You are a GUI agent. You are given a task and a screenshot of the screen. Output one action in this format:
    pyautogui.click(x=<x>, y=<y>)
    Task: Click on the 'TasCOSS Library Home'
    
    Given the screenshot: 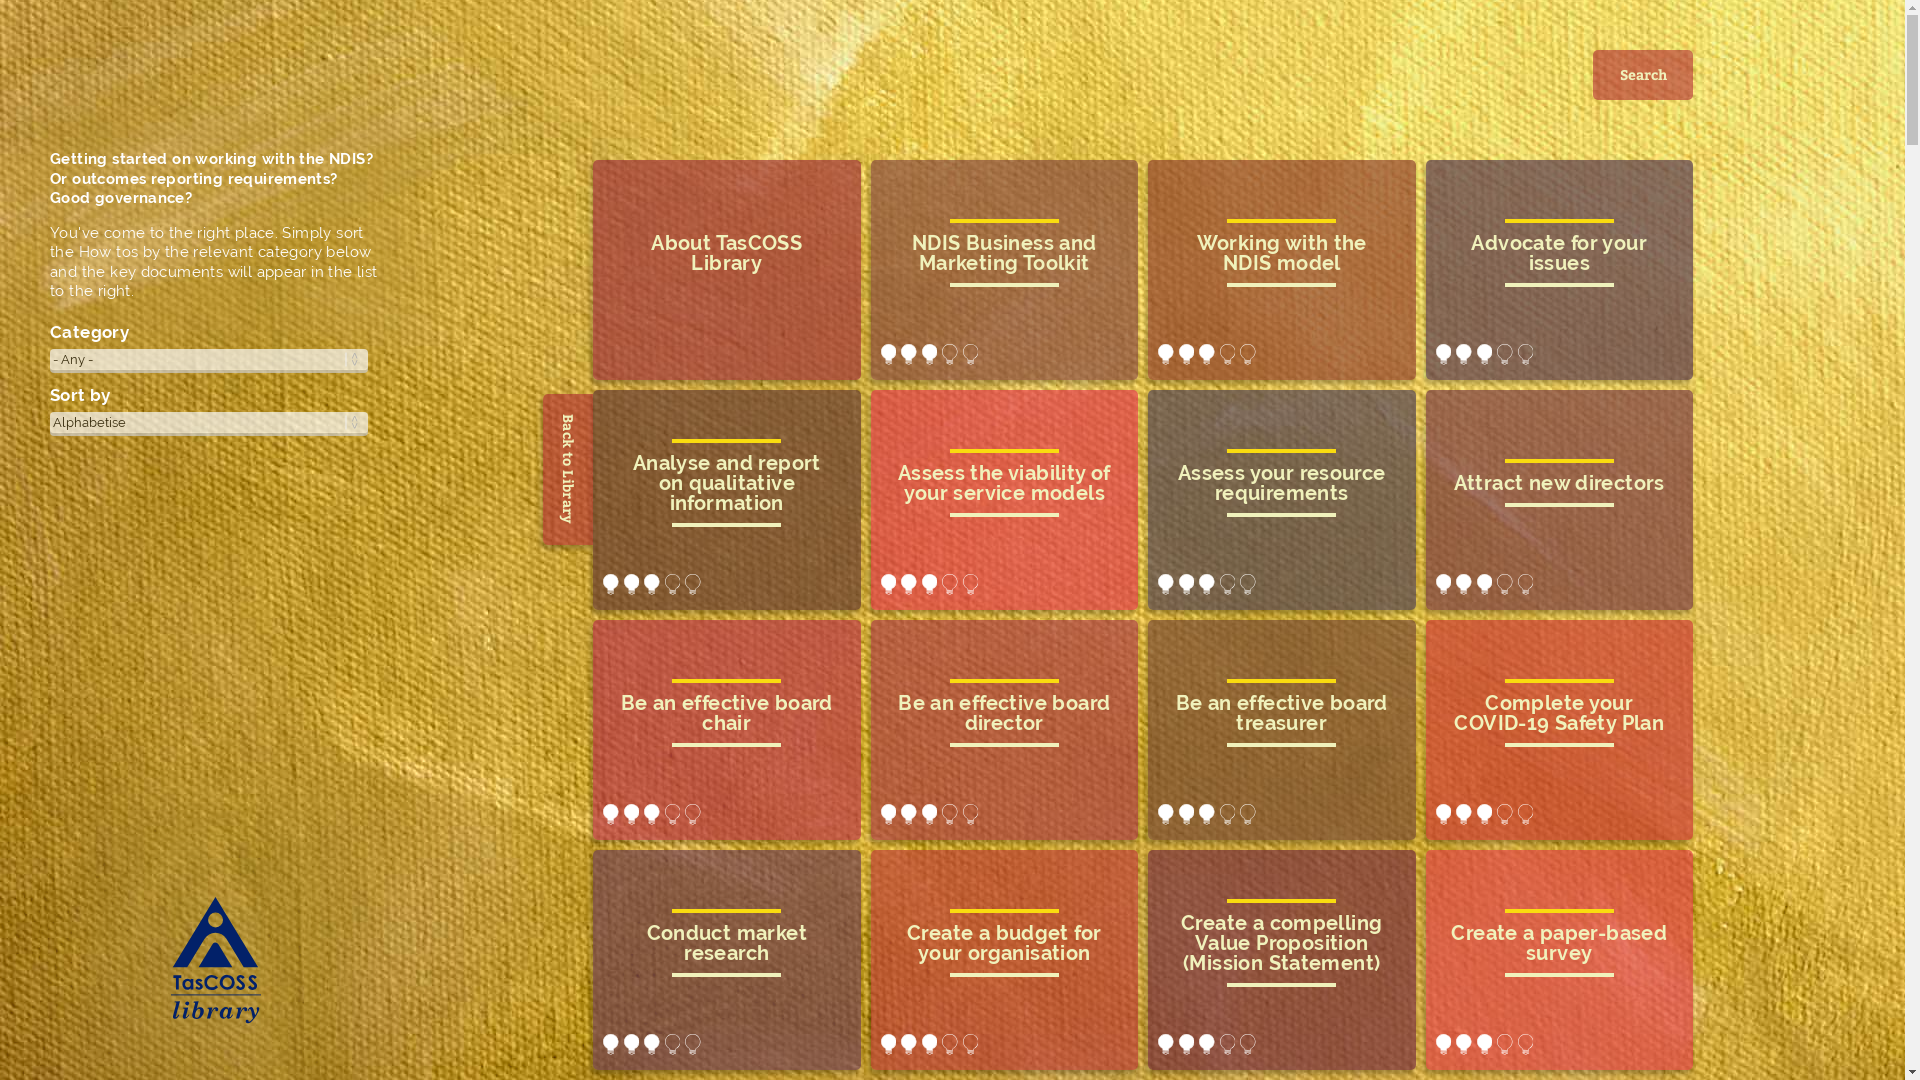 What is the action you would take?
    pyautogui.click(x=169, y=962)
    